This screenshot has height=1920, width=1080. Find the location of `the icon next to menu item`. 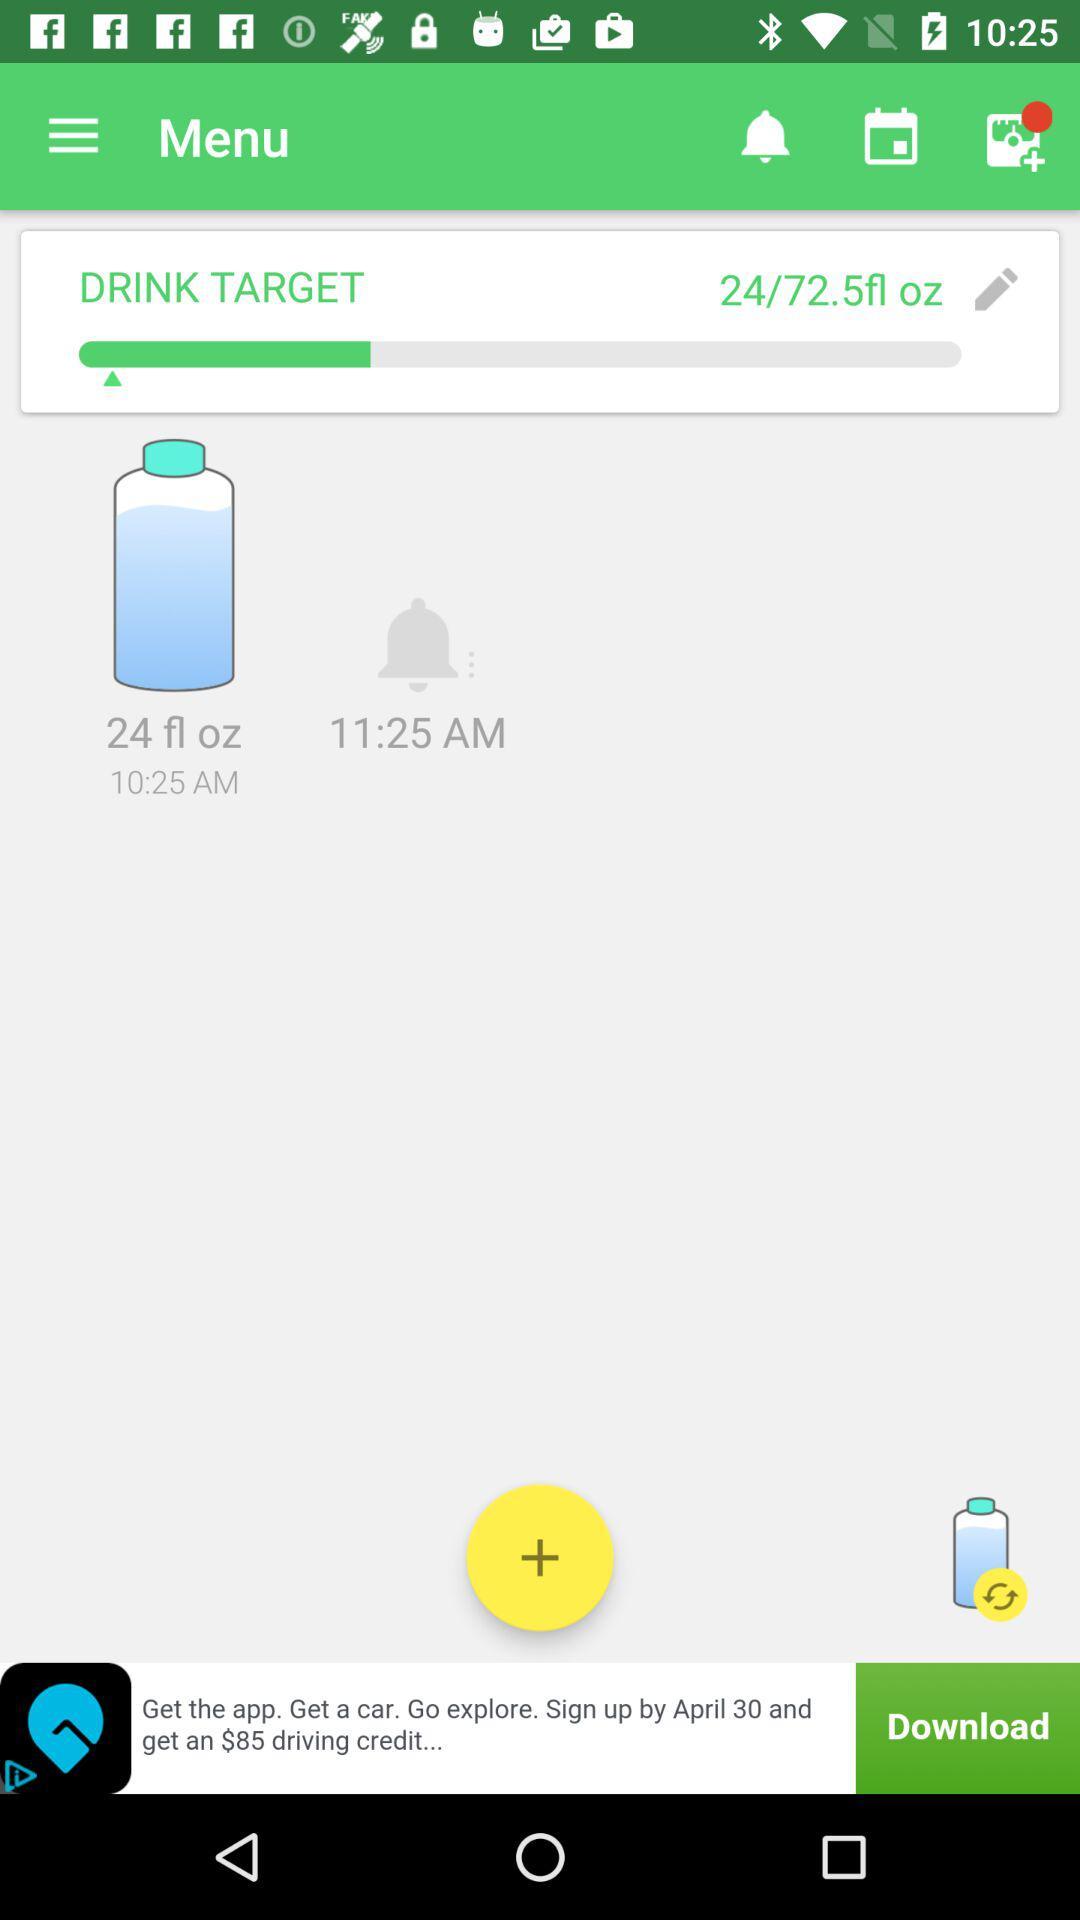

the icon next to menu item is located at coordinates (72, 135).